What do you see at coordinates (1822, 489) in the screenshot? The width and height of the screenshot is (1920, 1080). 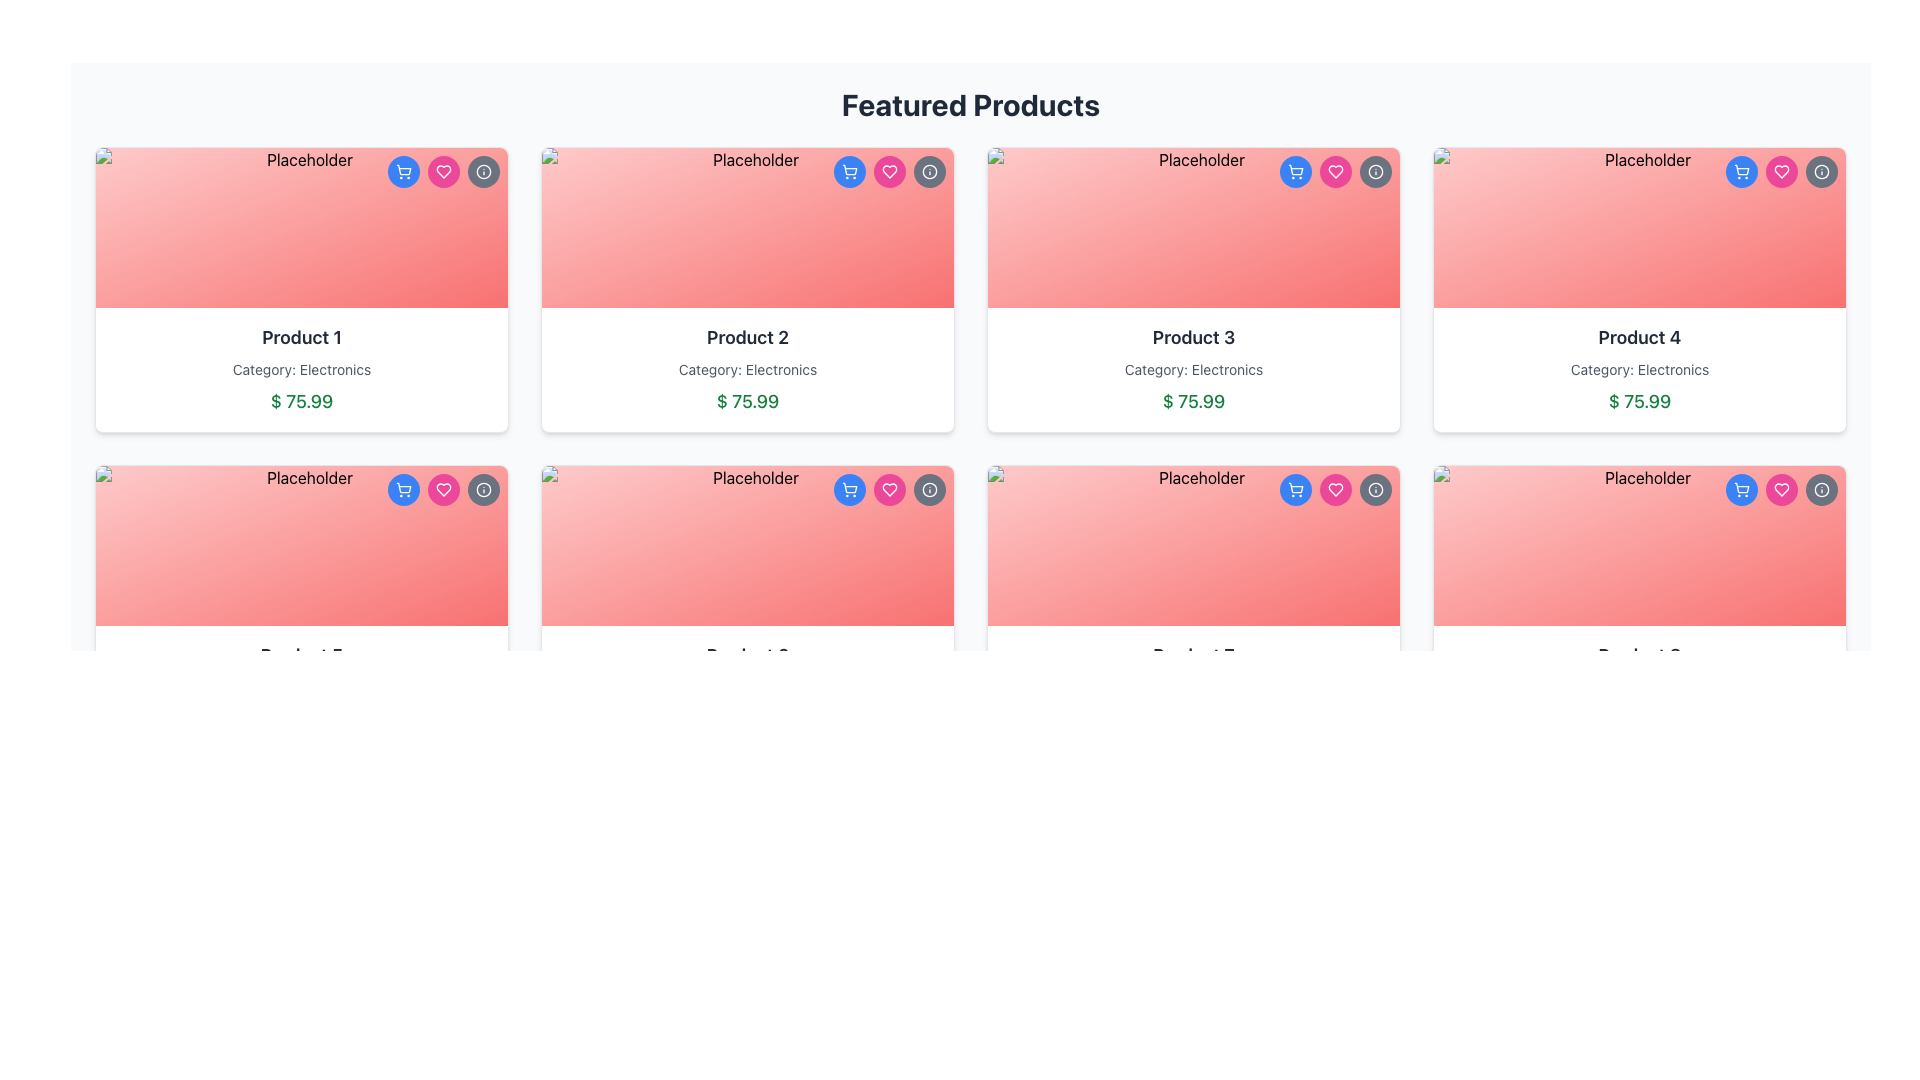 I see `the information icon located in the top-right corner of the product card labeled 'Product 4', which is the third icon from the left in the sequence` at bounding box center [1822, 489].